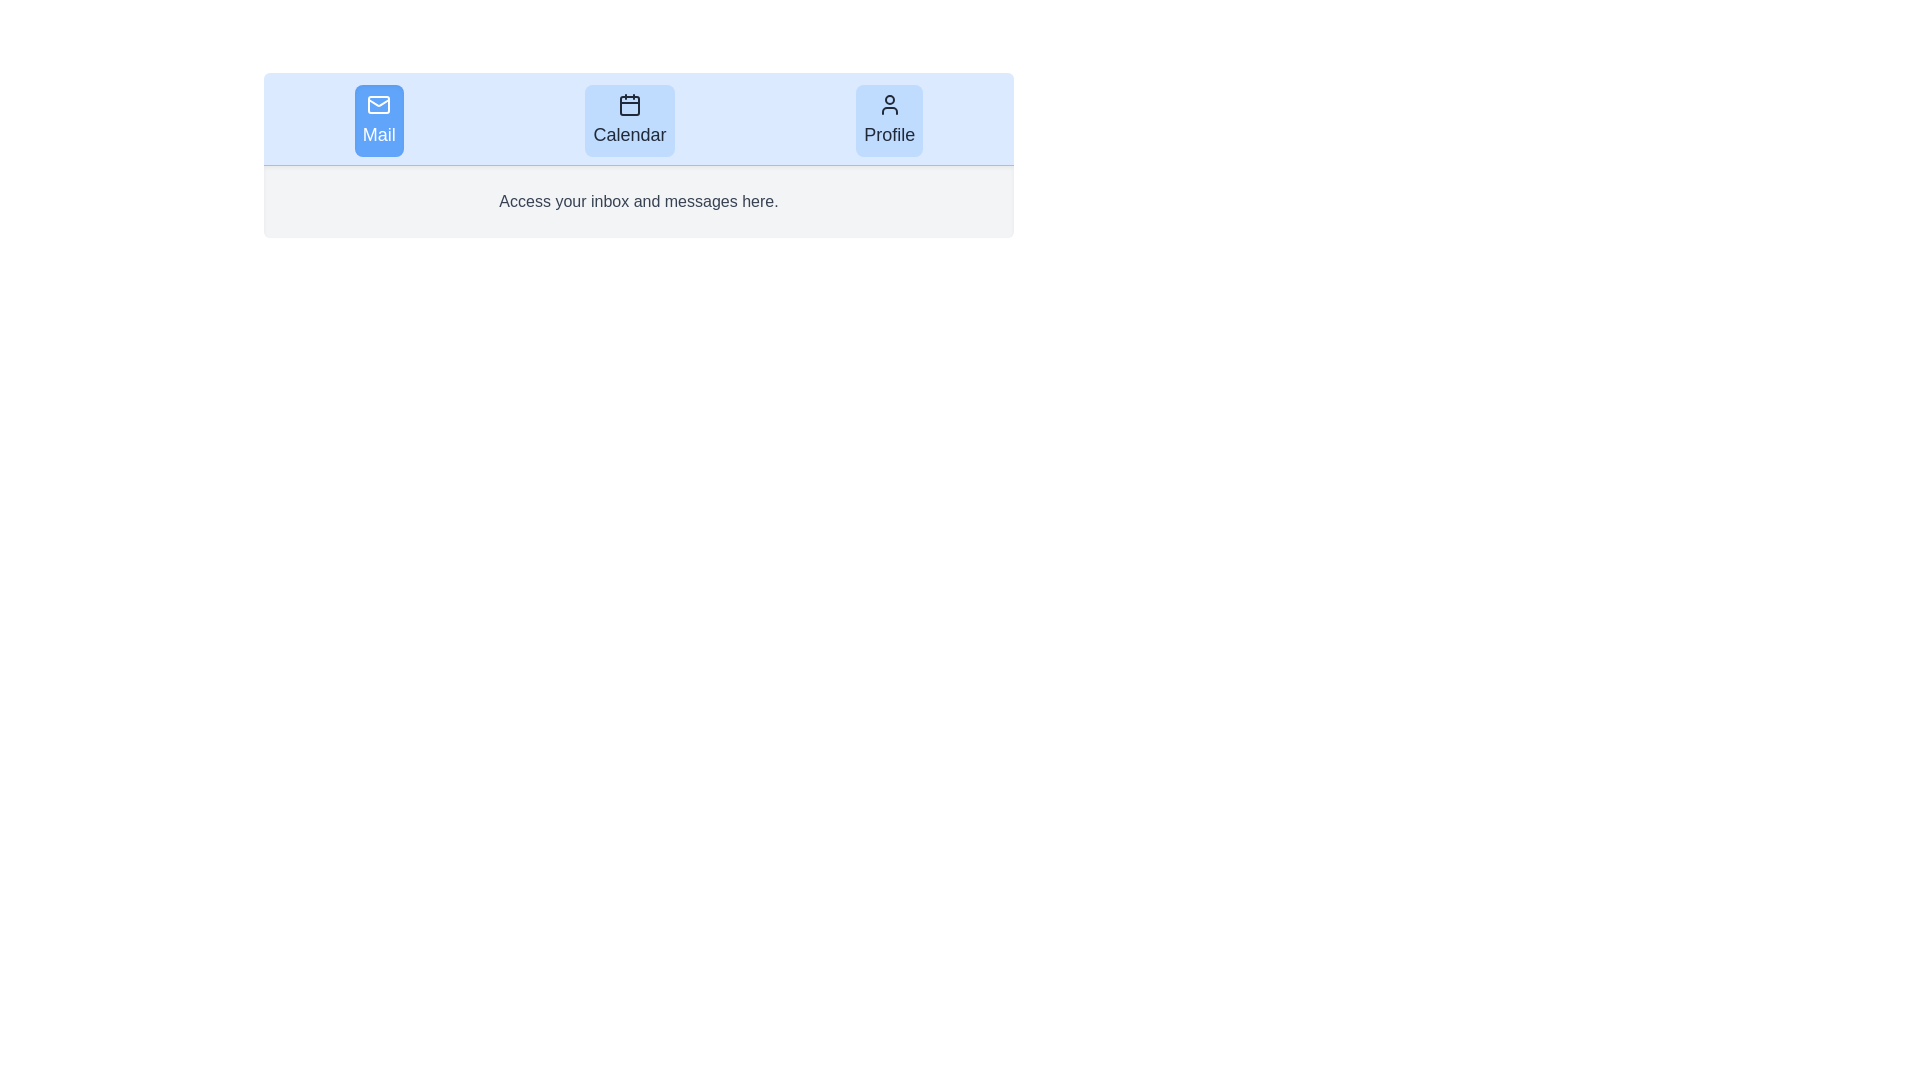 The height and width of the screenshot is (1080, 1920). What do you see at coordinates (379, 120) in the screenshot?
I see `the Mail tab to view its content` at bounding box center [379, 120].